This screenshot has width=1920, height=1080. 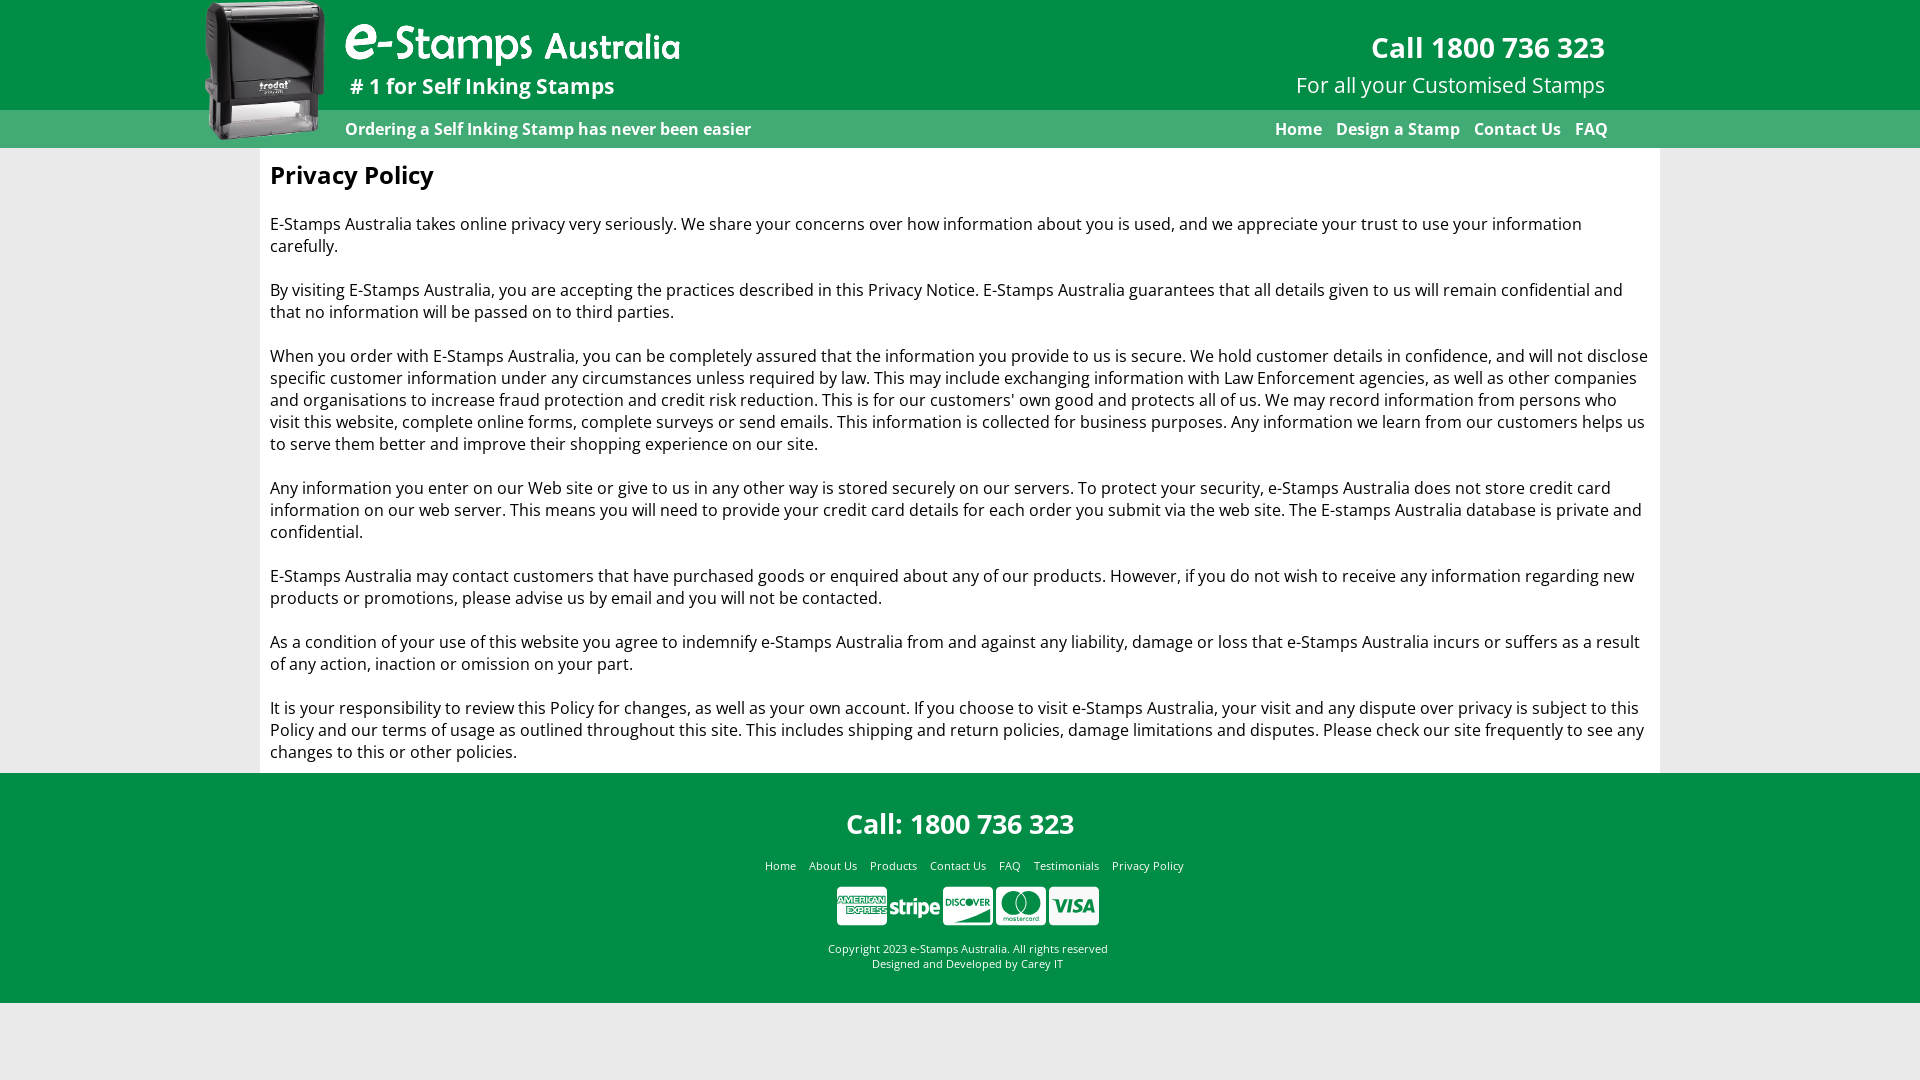 What do you see at coordinates (512, 41) in the screenshot?
I see `'e-Stamps Australia'` at bounding box center [512, 41].